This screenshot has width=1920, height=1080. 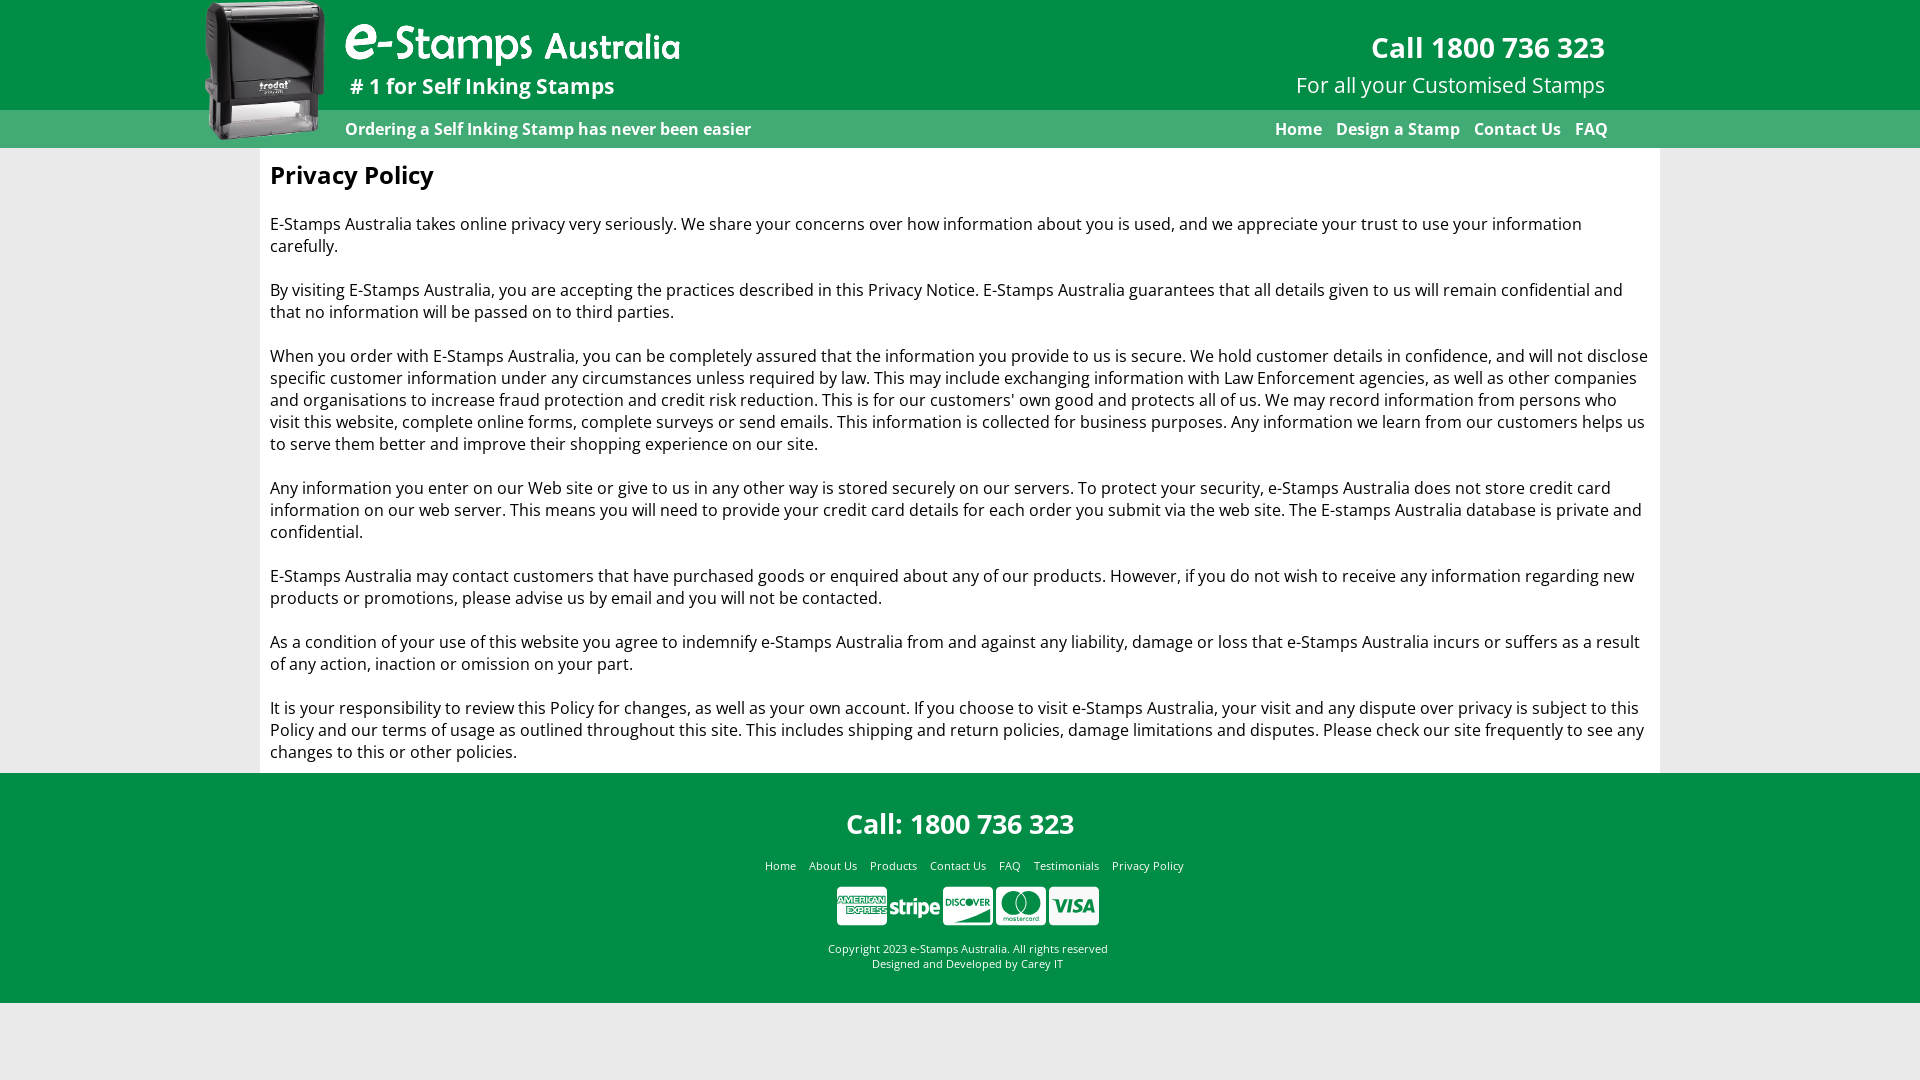 What do you see at coordinates (512, 41) in the screenshot?
I see `'e-Stamps Australia'` at bounding box center [512, 41].